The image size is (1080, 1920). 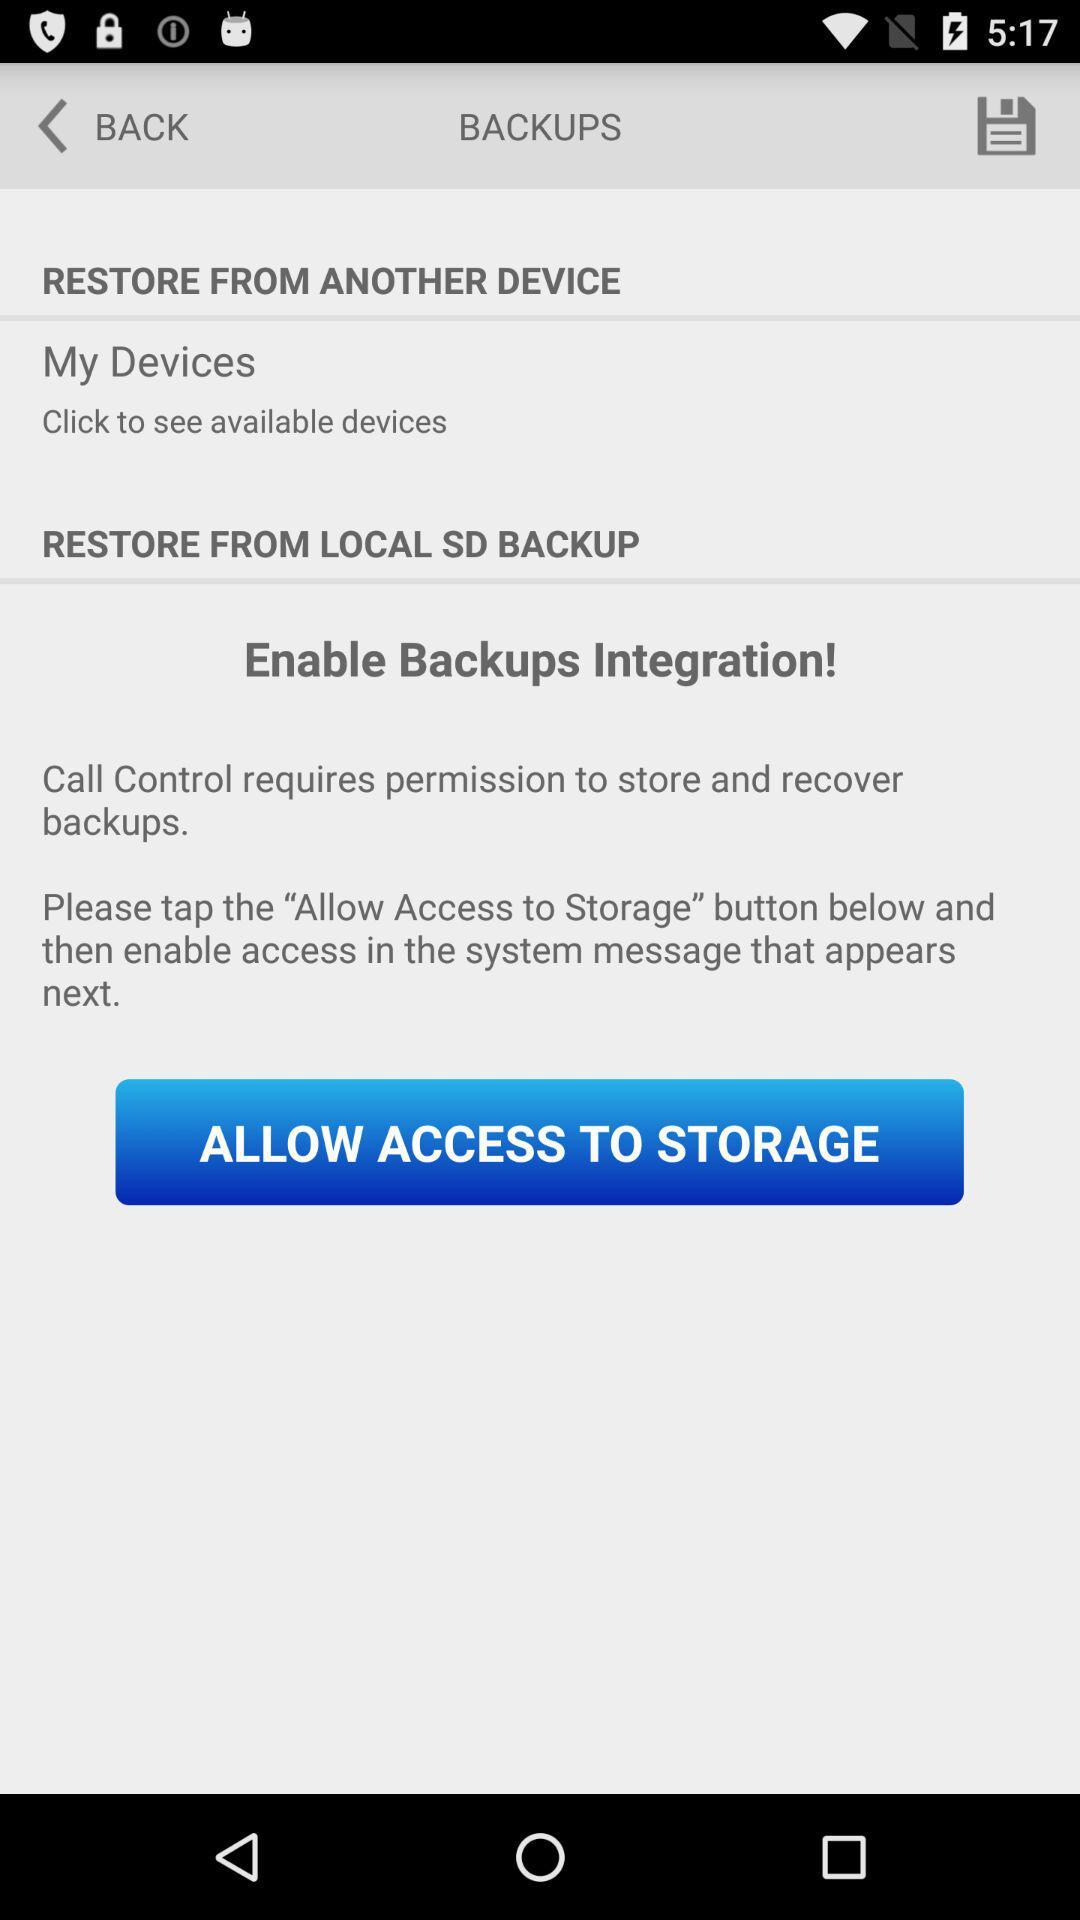 I want to click on item next to backups item, so click(x=1006, y=124).